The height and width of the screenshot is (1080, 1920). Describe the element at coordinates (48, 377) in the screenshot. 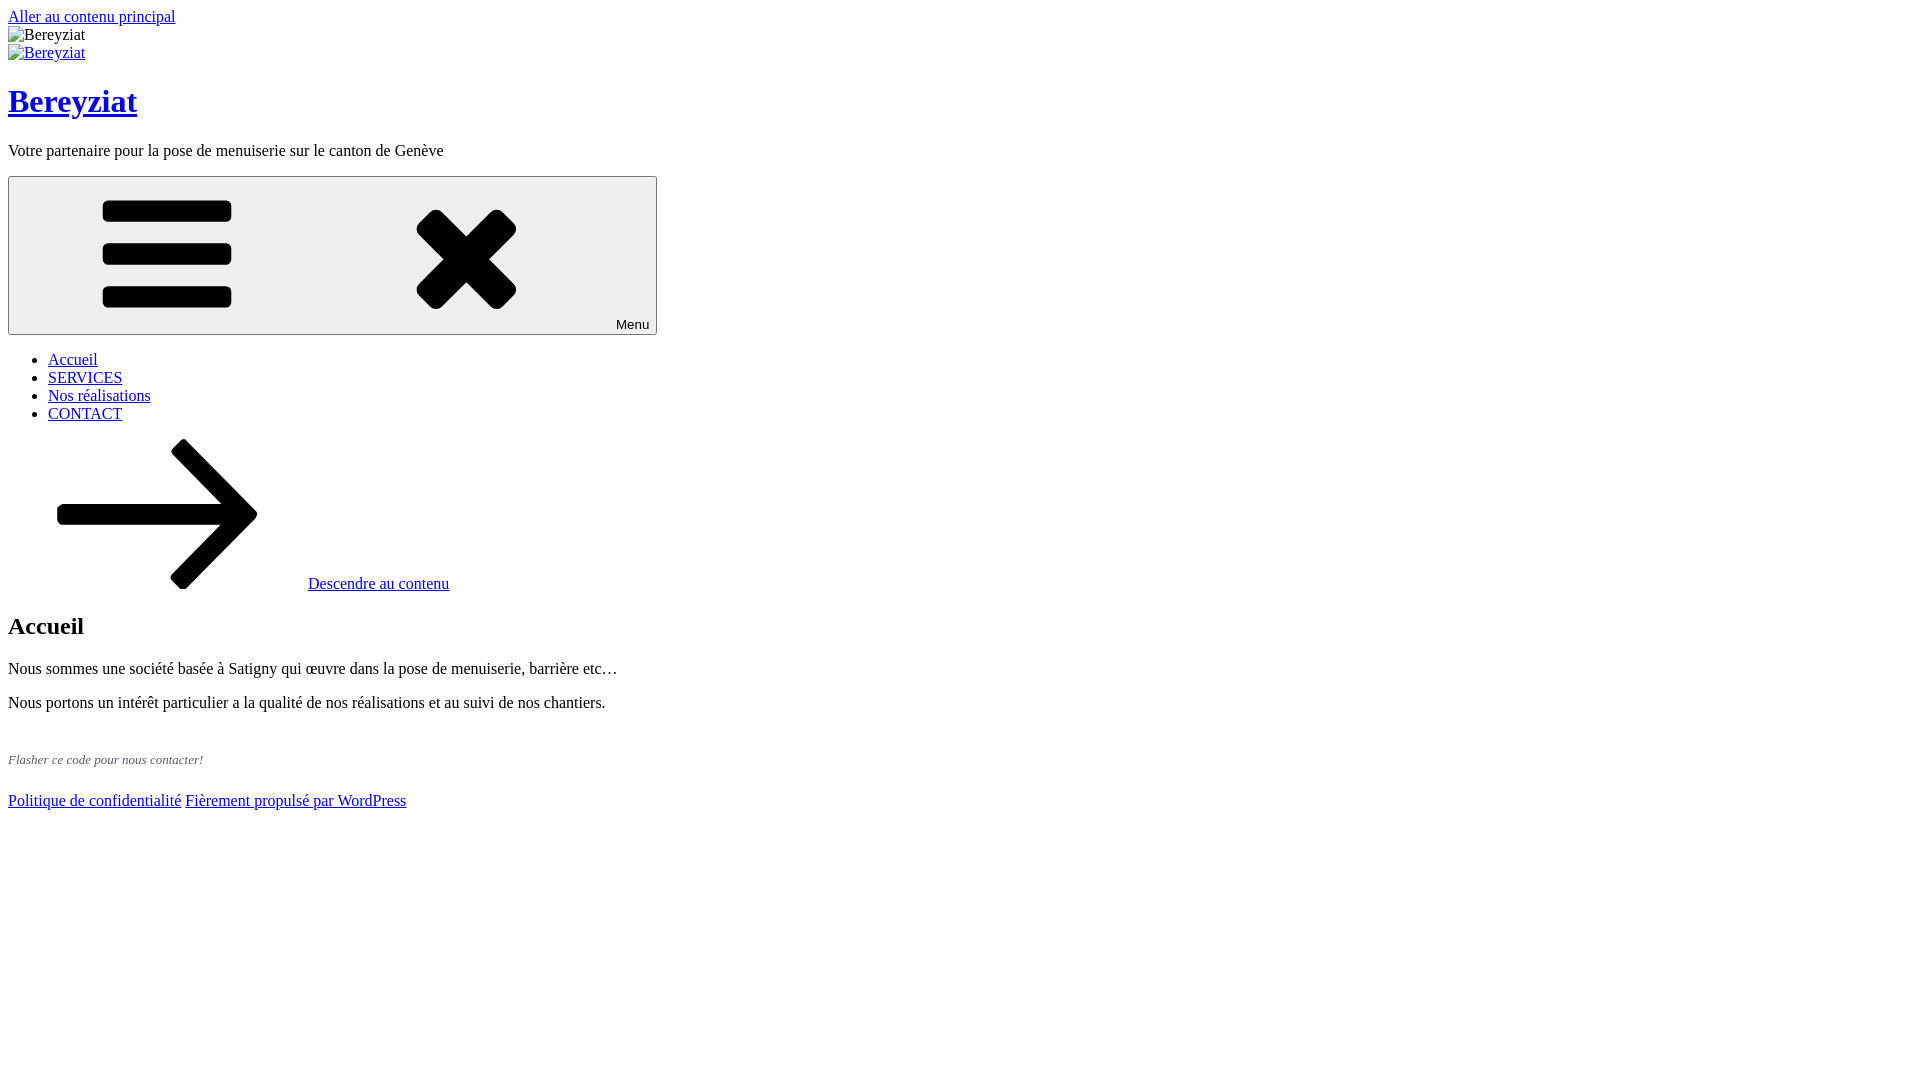

I see `'SERVICES'` at that location.